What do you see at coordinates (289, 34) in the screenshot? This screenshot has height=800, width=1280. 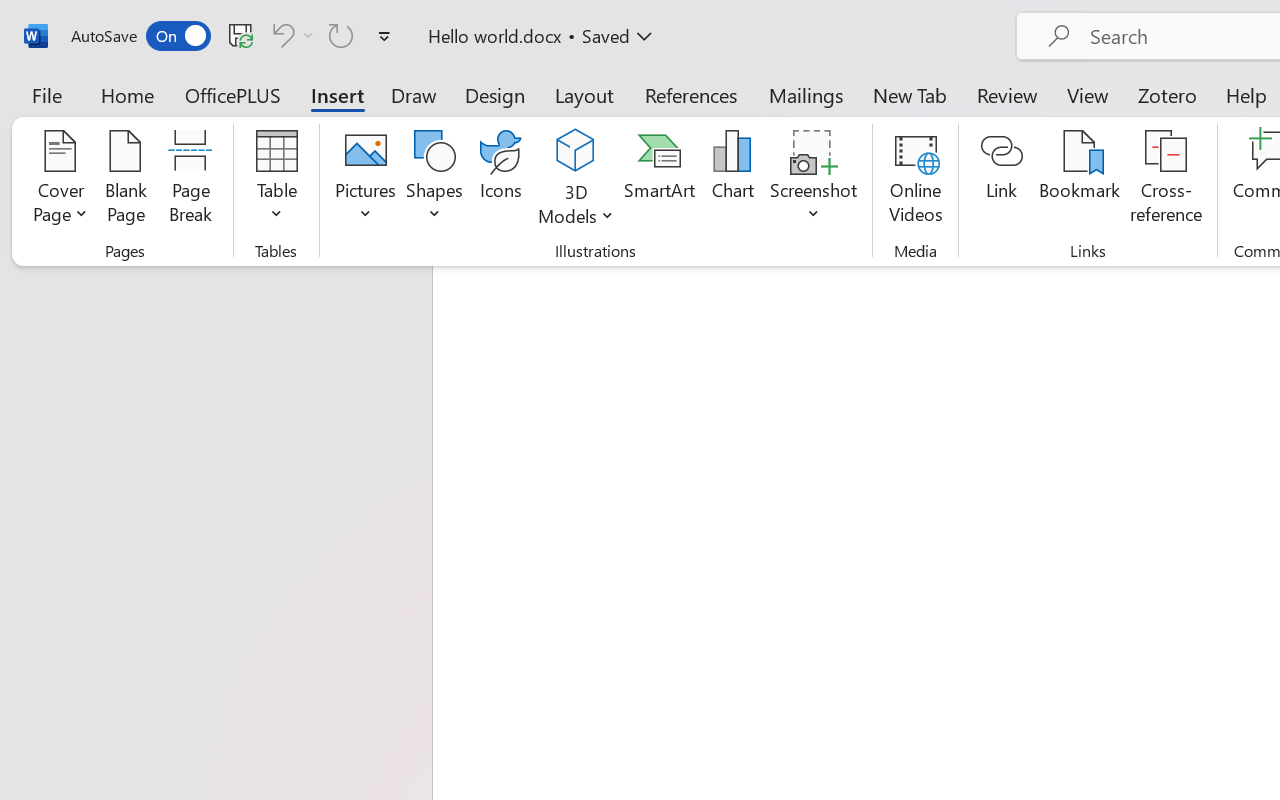 I see `'Can'` at bounding box center [289, 34].